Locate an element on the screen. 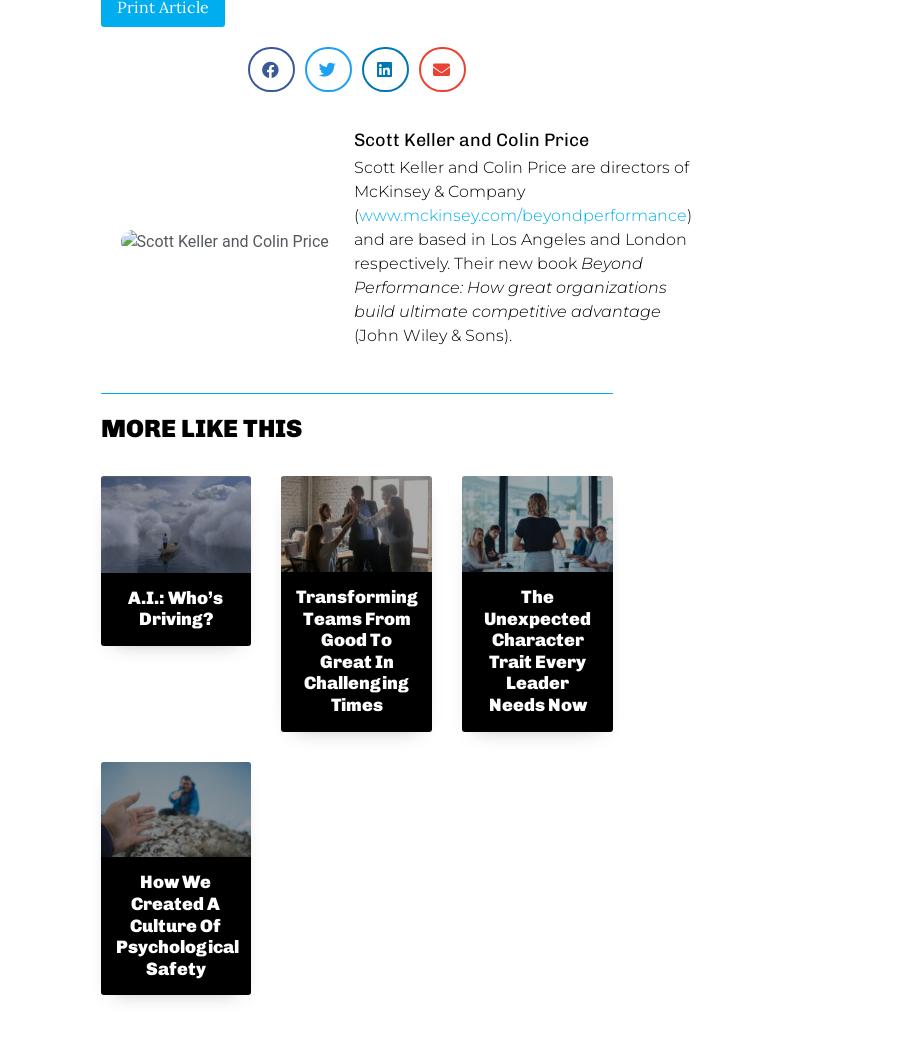 Image resolution: width=900 pixels, height=1057 pixels. 'Scott Keller and Colin Price' is located at coordinates (469, 137).